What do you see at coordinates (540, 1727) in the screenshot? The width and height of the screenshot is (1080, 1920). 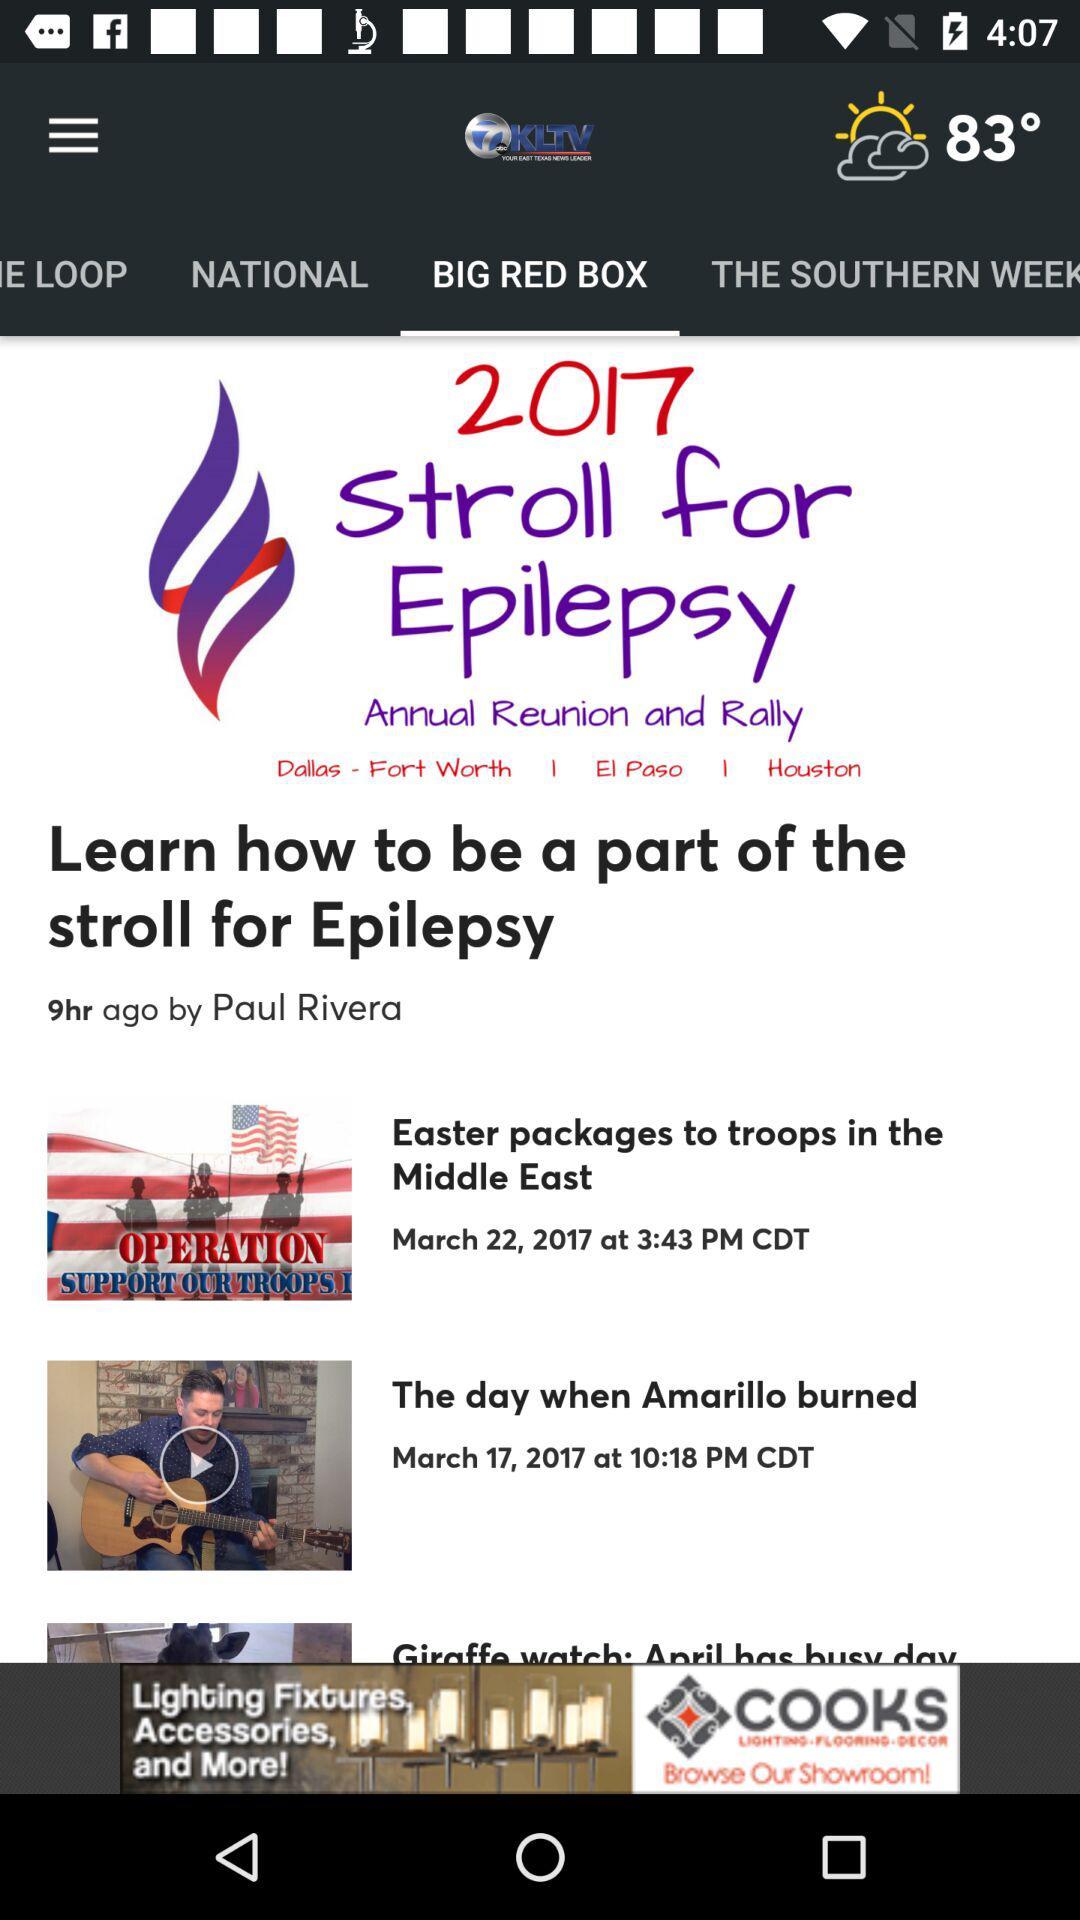 I see `advertisement link` at bounding box center [540, 1727].